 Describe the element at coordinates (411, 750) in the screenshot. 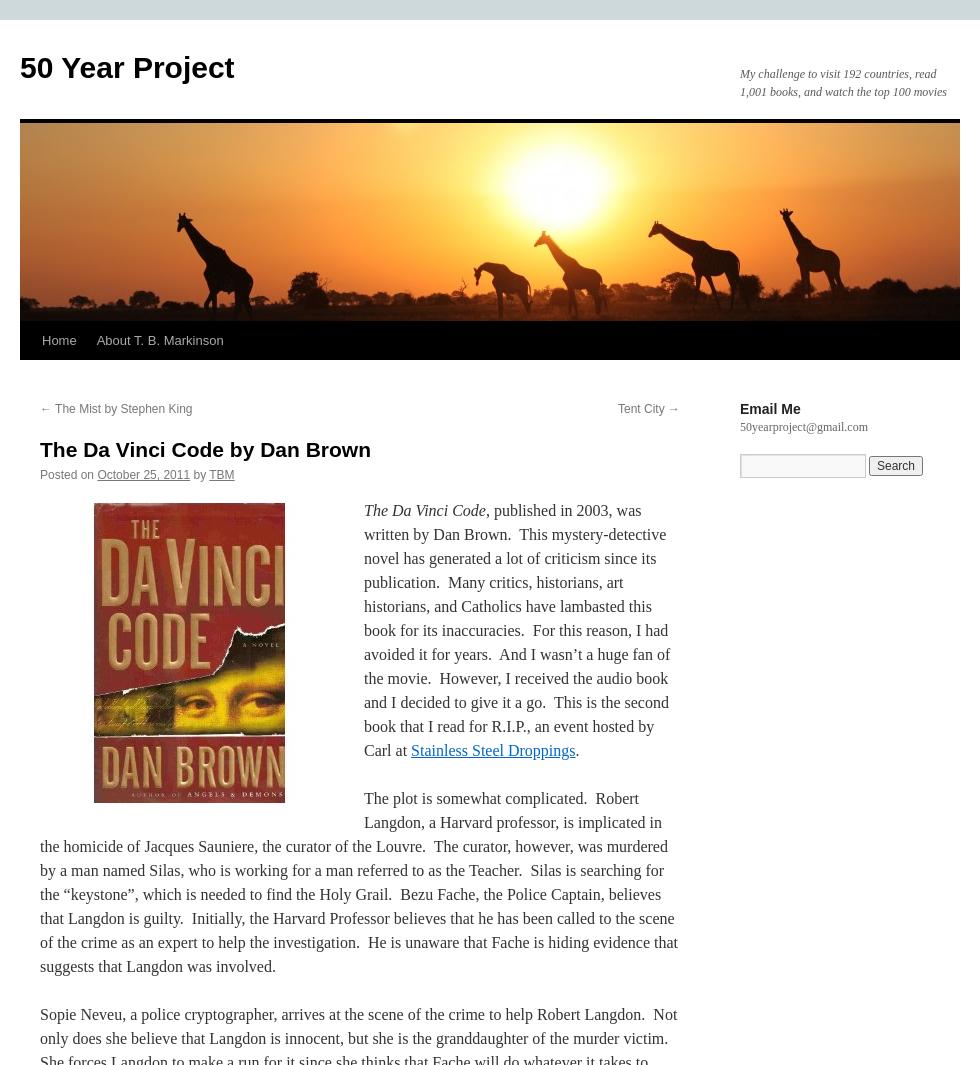

I see `'Stainless Steel Droppings'` at that location.